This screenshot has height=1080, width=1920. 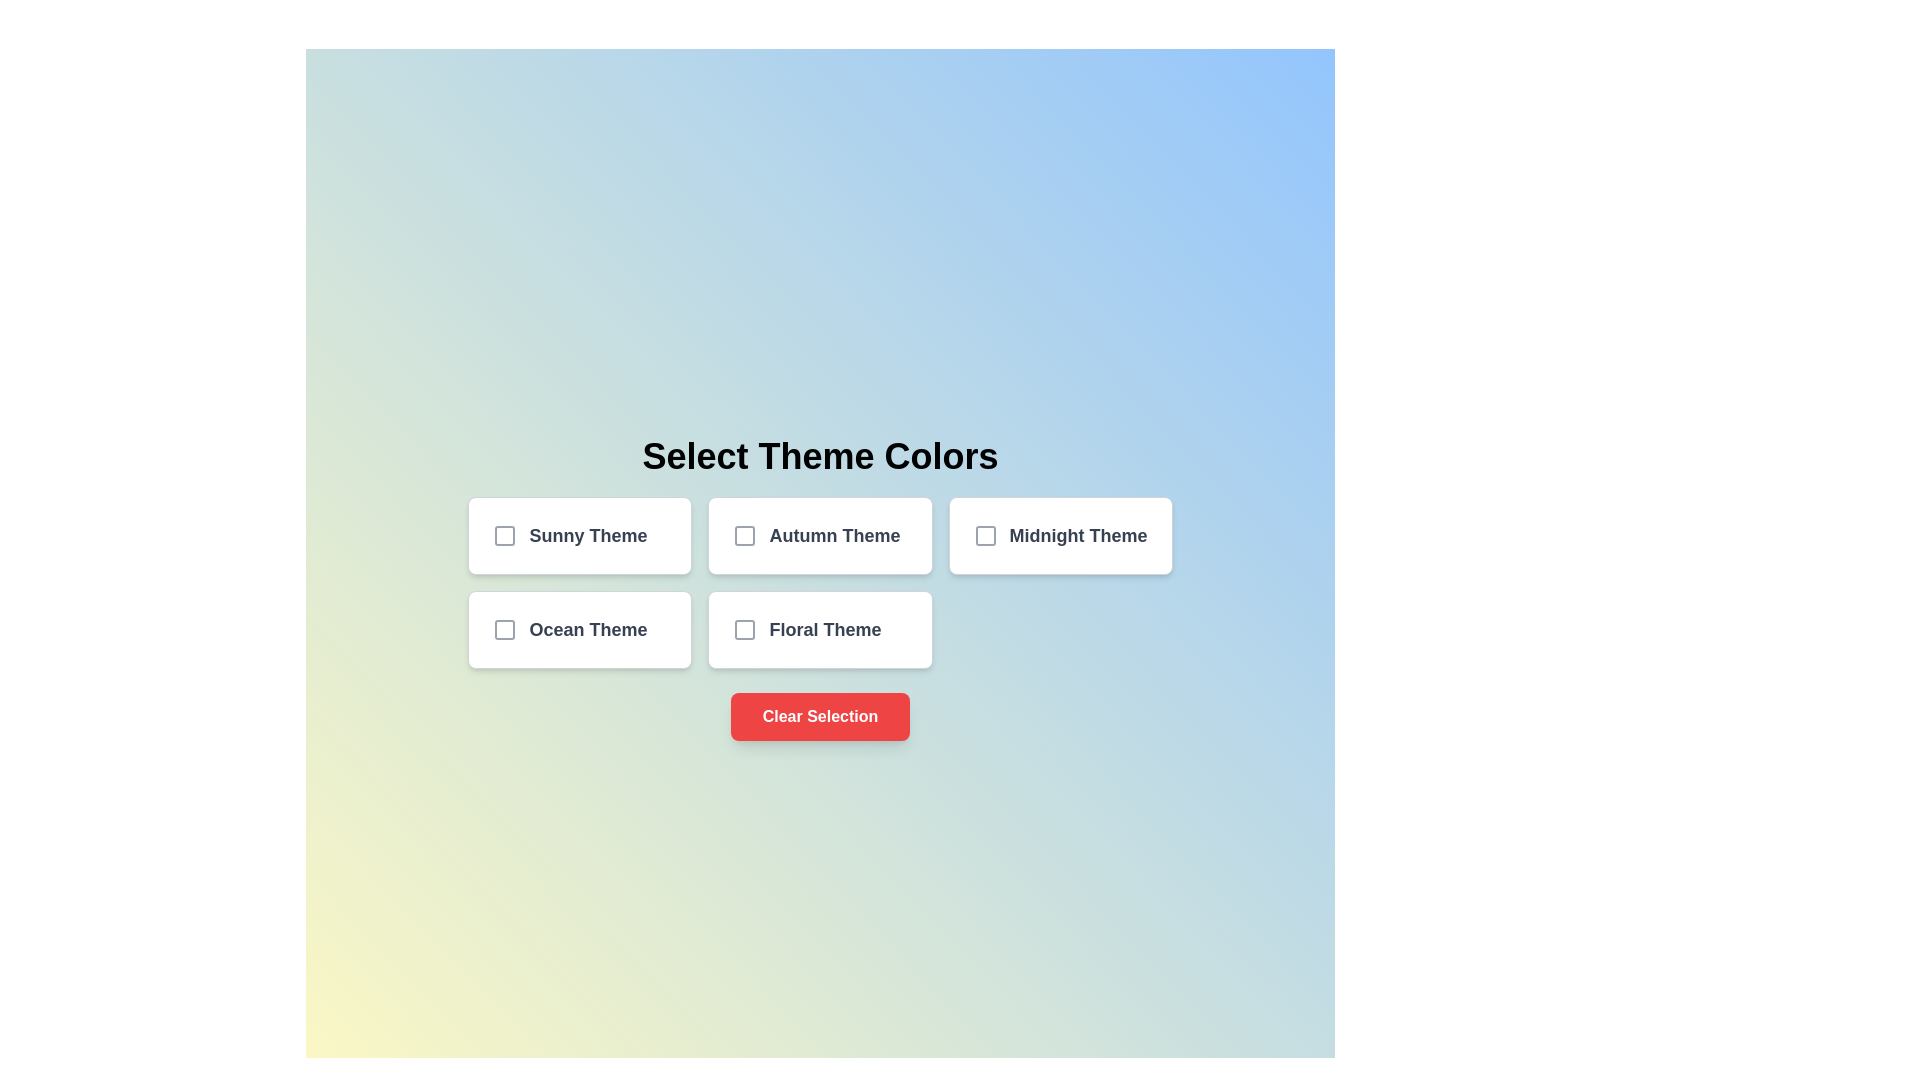 I want to click on the card corresponding to the Floral theme, so click(x=820, y=628).